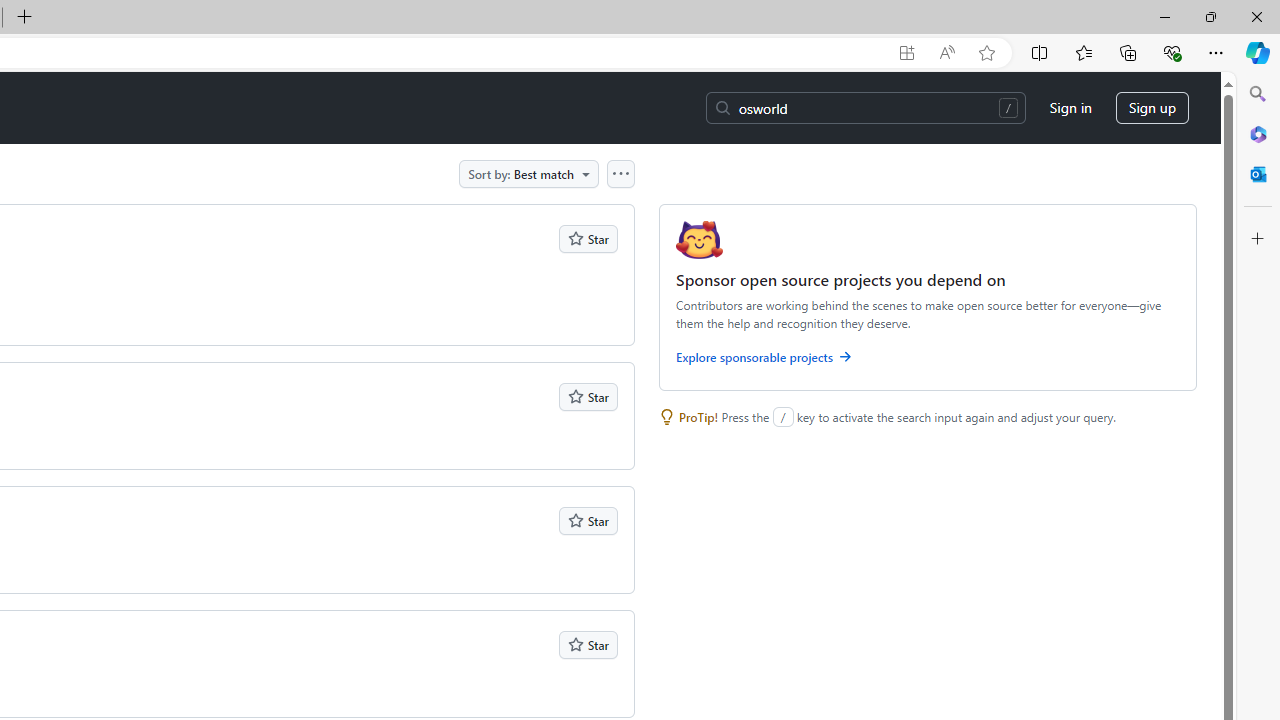  What do you see at coordinates (945, 52) in the screenshot?
I see `'Read aloud this page (Ctrl+Shift+U)'` at bounding box center [945, 52].